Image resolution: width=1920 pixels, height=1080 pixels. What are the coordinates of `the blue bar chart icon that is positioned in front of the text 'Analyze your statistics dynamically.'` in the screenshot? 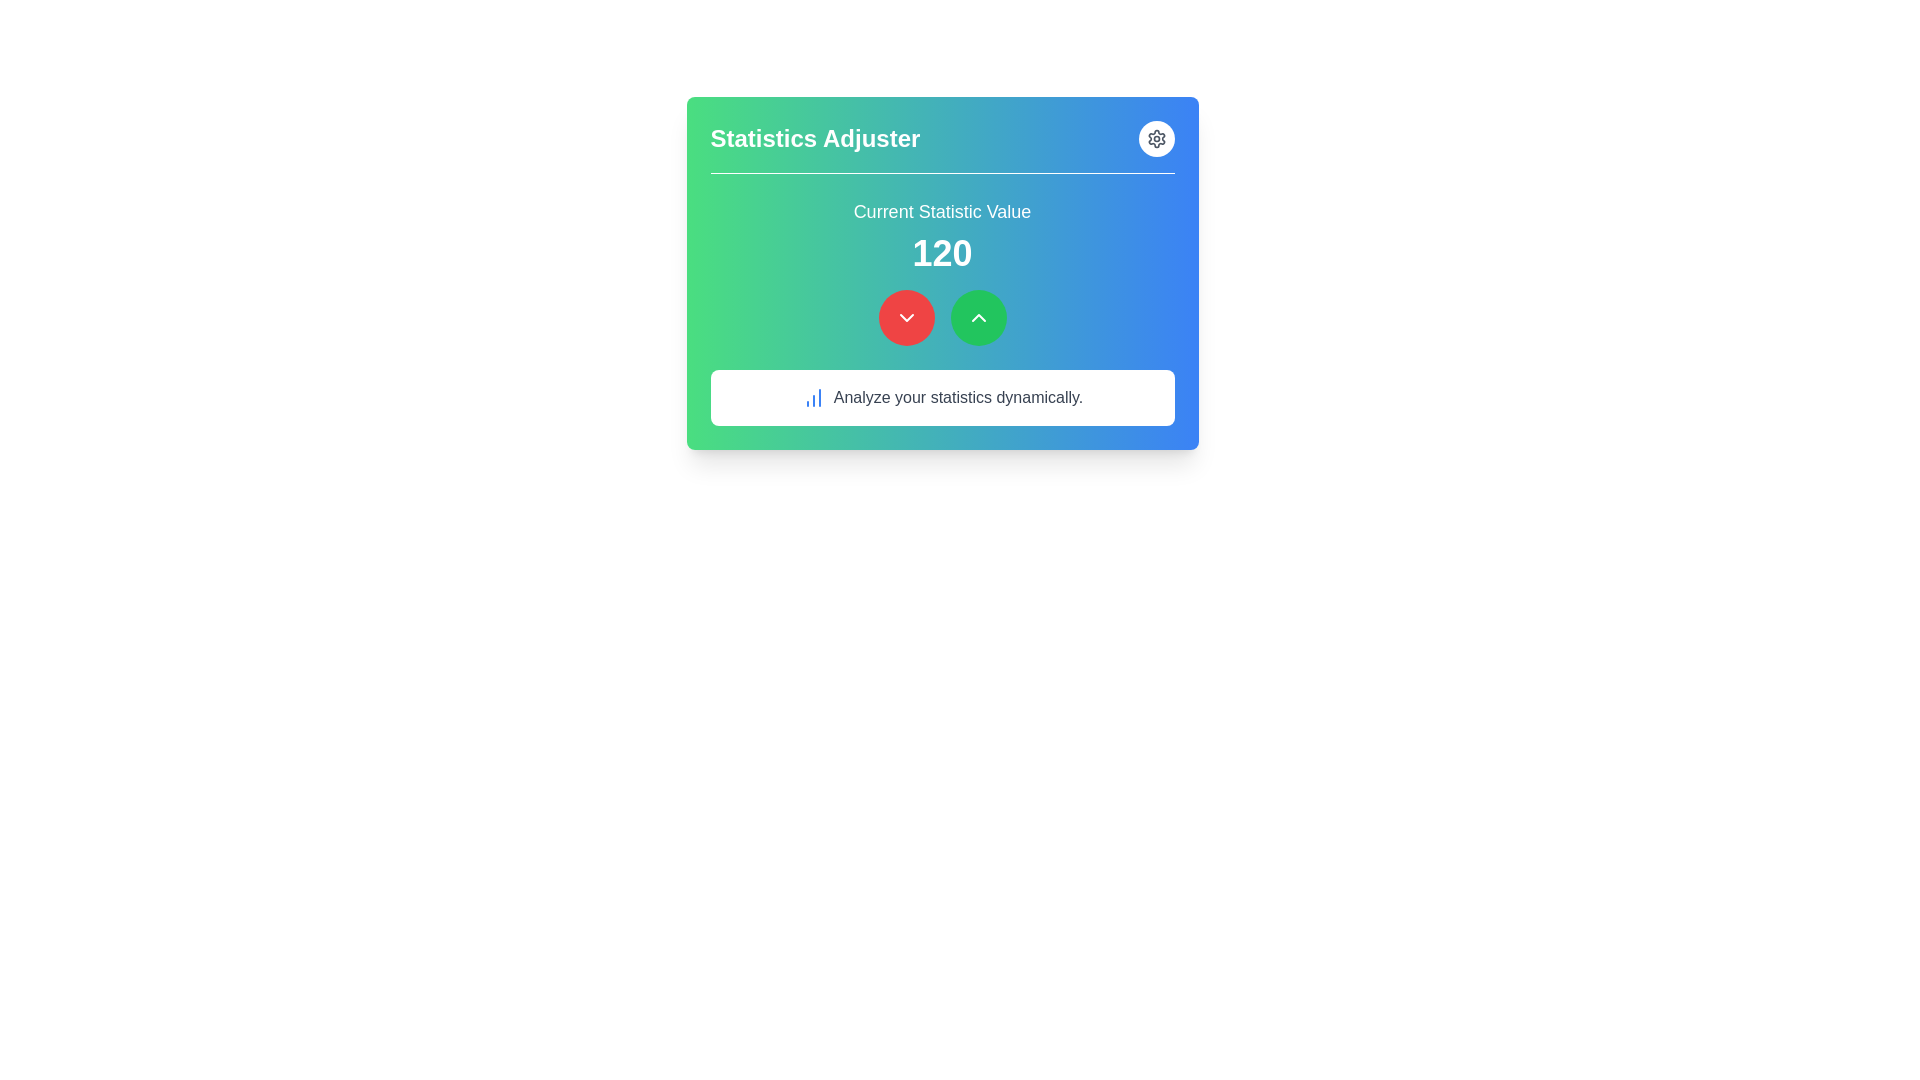 It's located at (813, 397).